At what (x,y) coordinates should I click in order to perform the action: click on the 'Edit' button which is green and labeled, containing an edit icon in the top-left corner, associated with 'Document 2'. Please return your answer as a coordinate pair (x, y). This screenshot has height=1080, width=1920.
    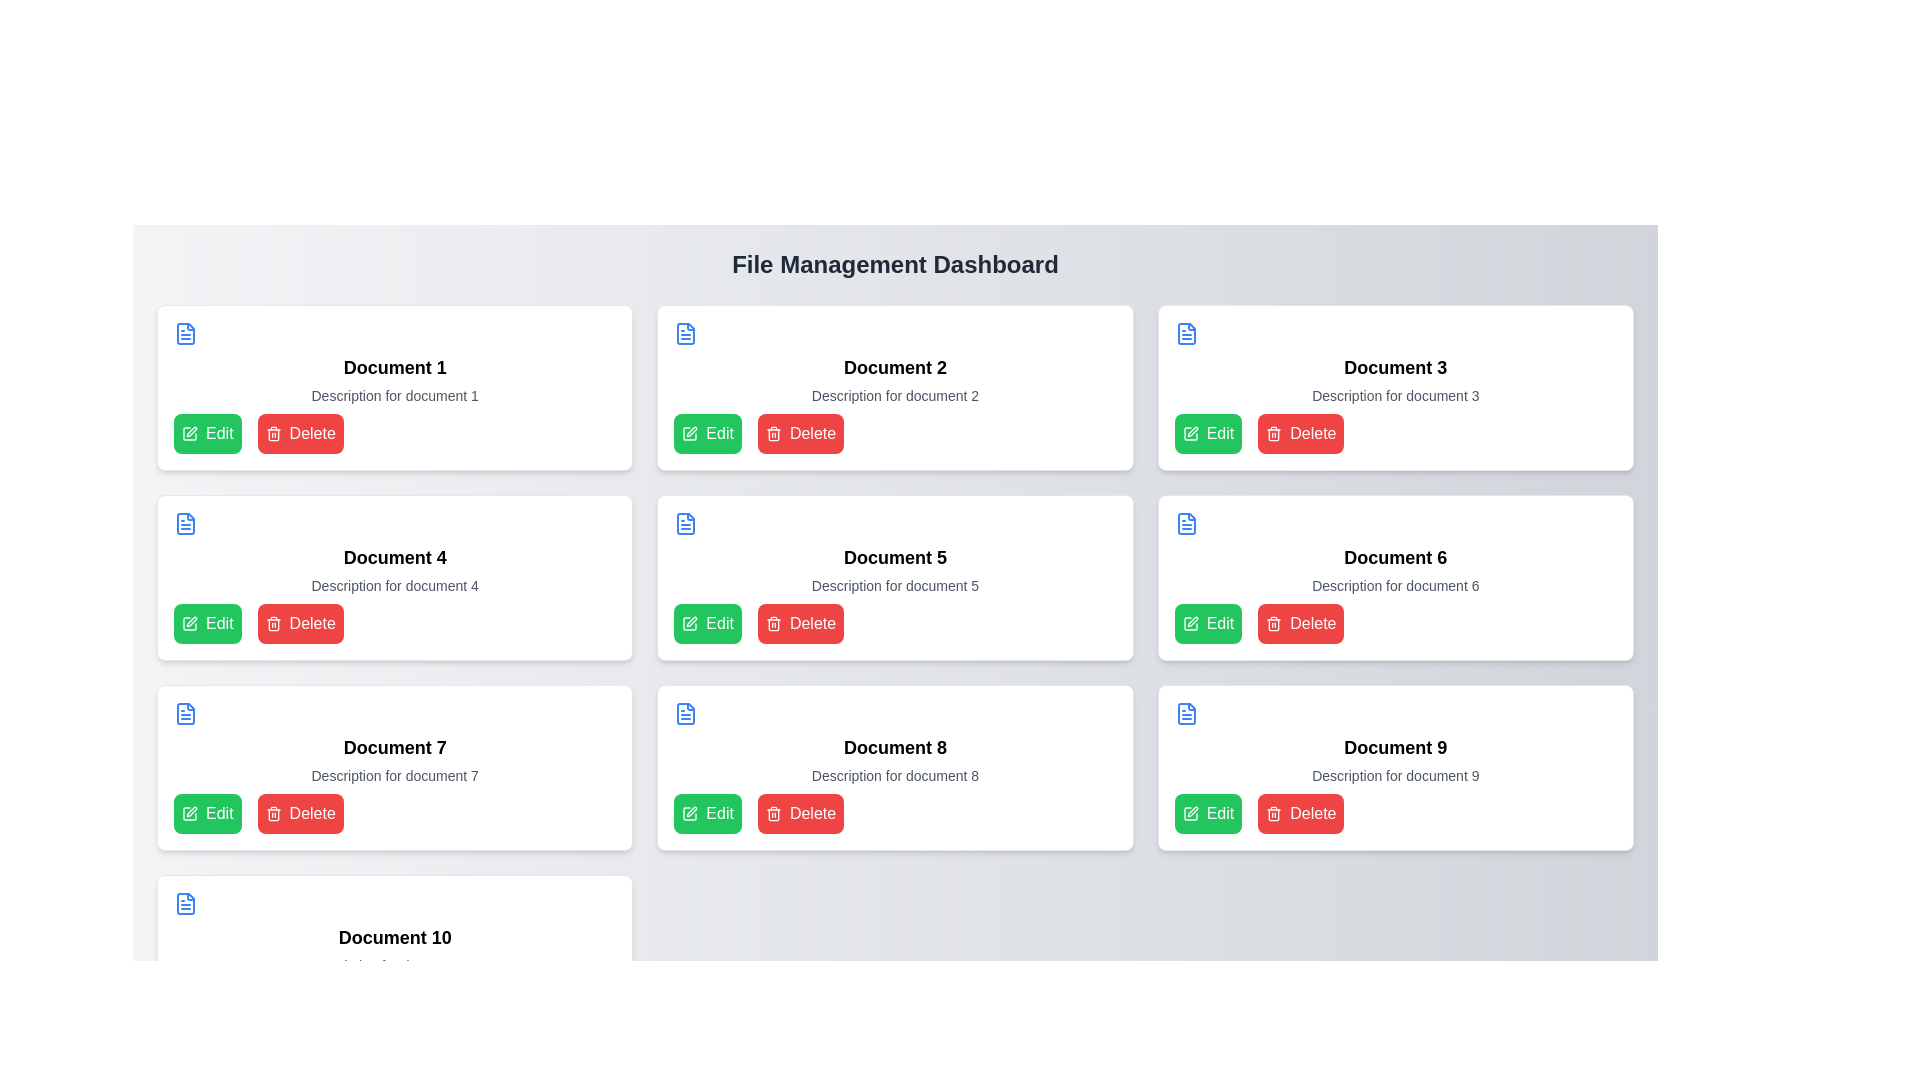
    Looking at the image, I should click on (1190, 433).